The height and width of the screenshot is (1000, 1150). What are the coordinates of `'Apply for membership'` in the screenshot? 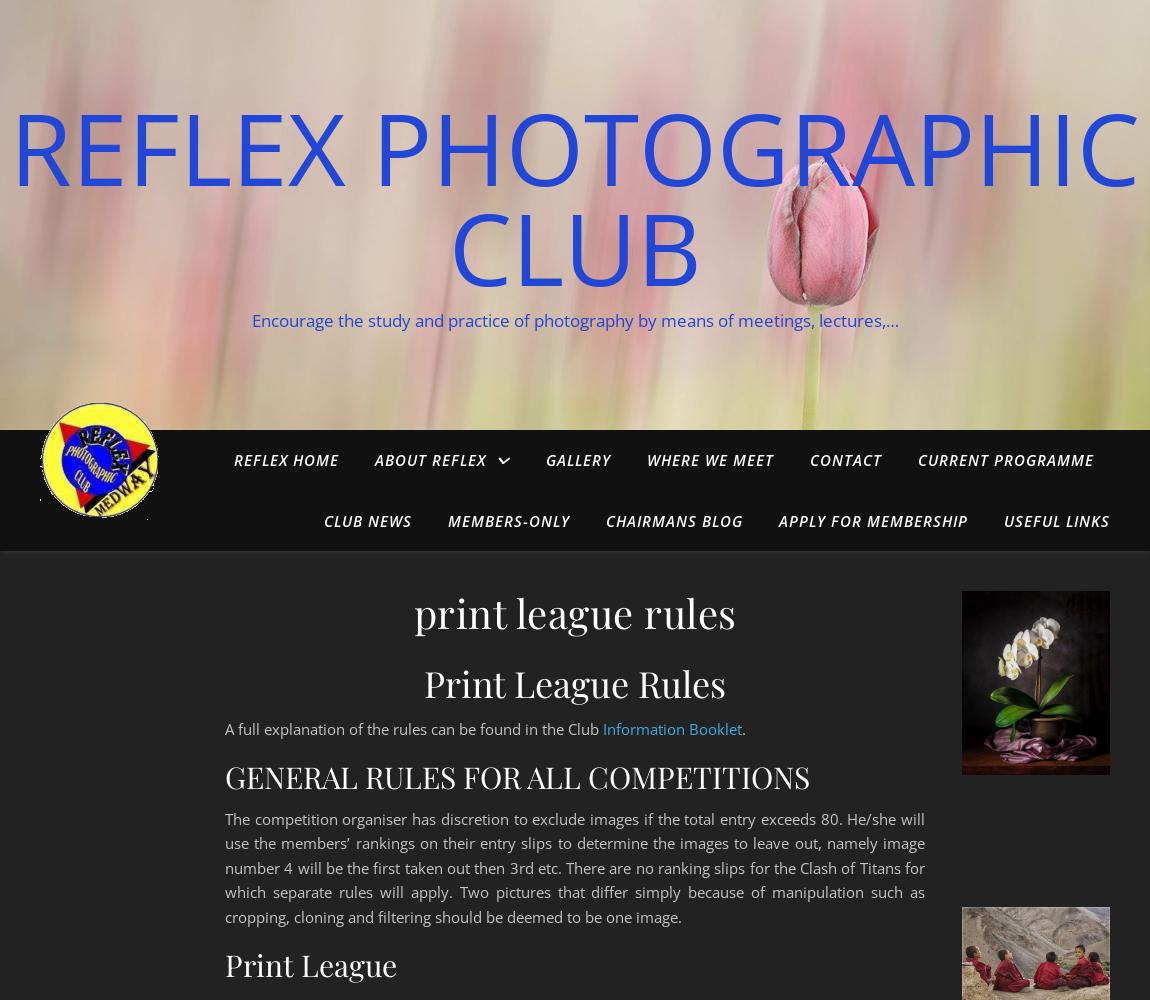 It's located at (873, 521).